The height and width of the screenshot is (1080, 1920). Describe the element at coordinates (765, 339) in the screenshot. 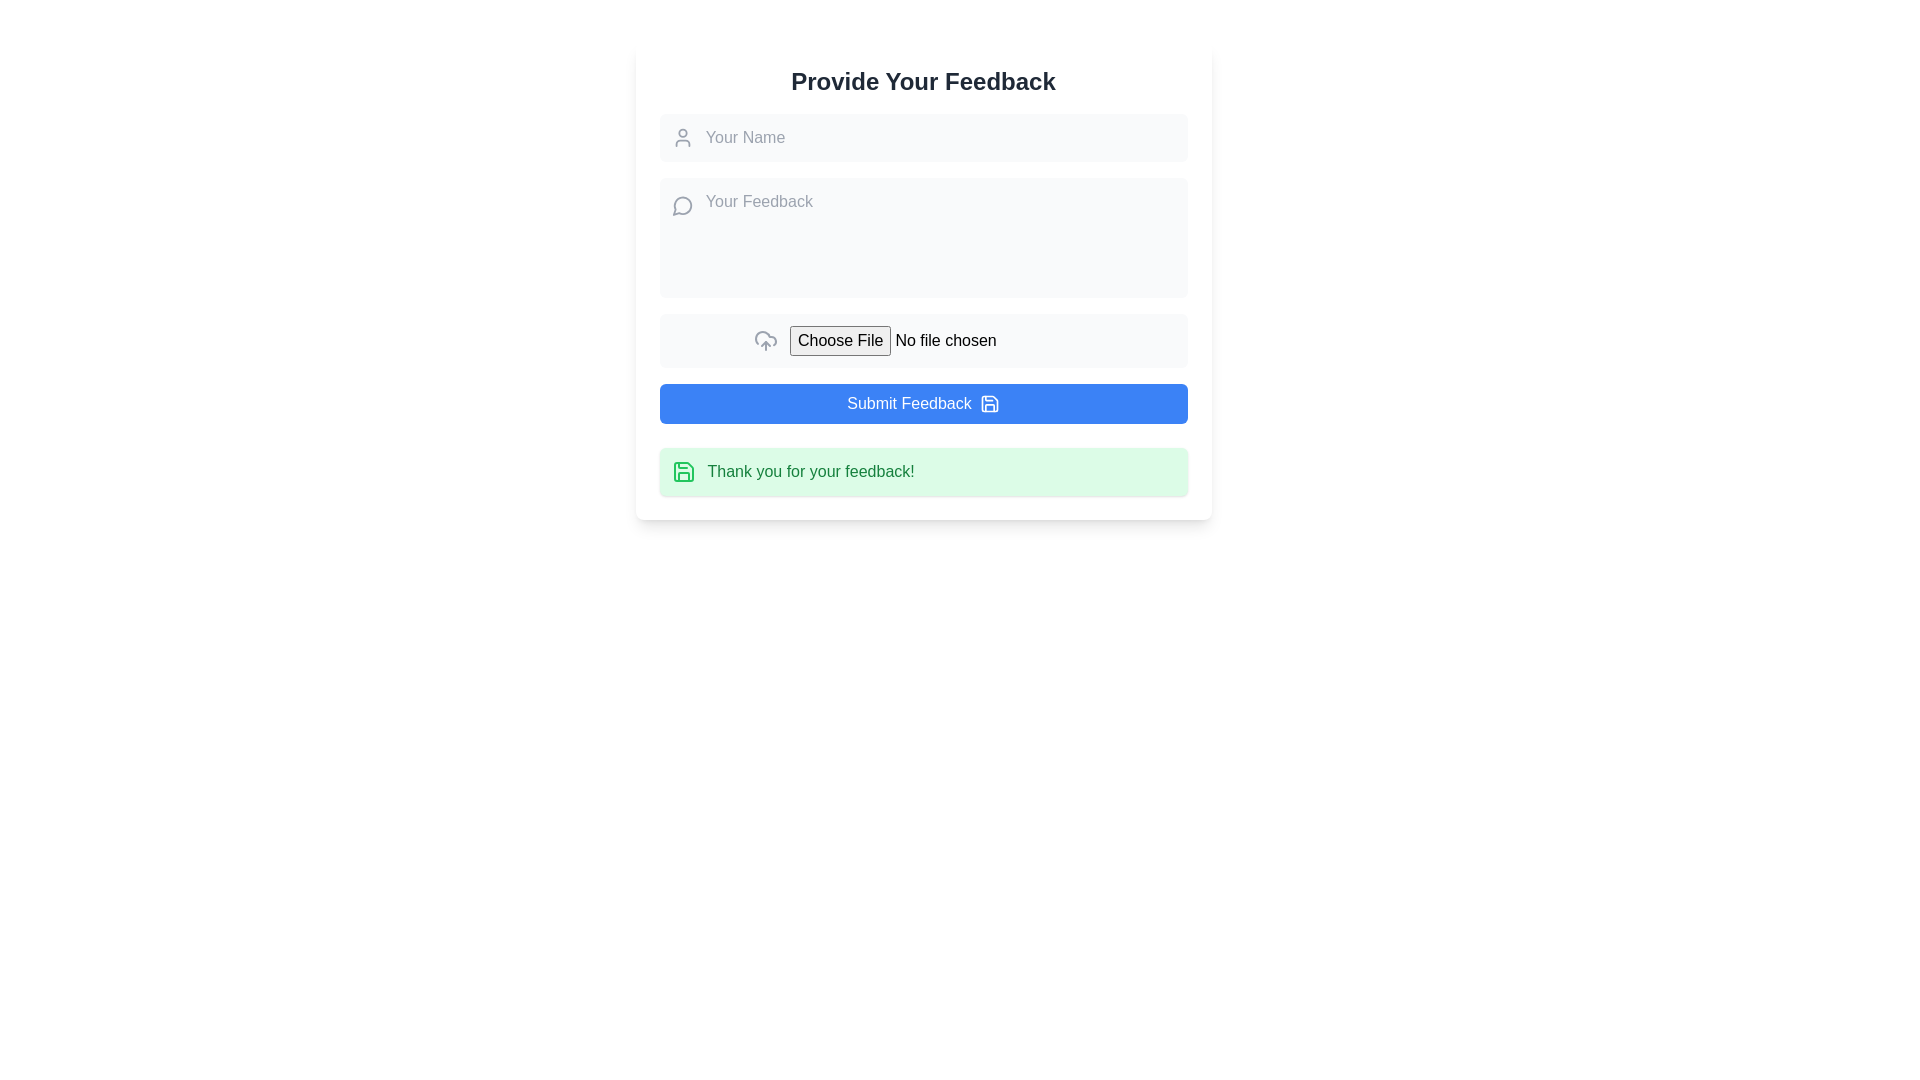

I see `the small gray cloud icon with an upward arrow, which indicates an upload action and is positioned next to the file upload button` at that location.